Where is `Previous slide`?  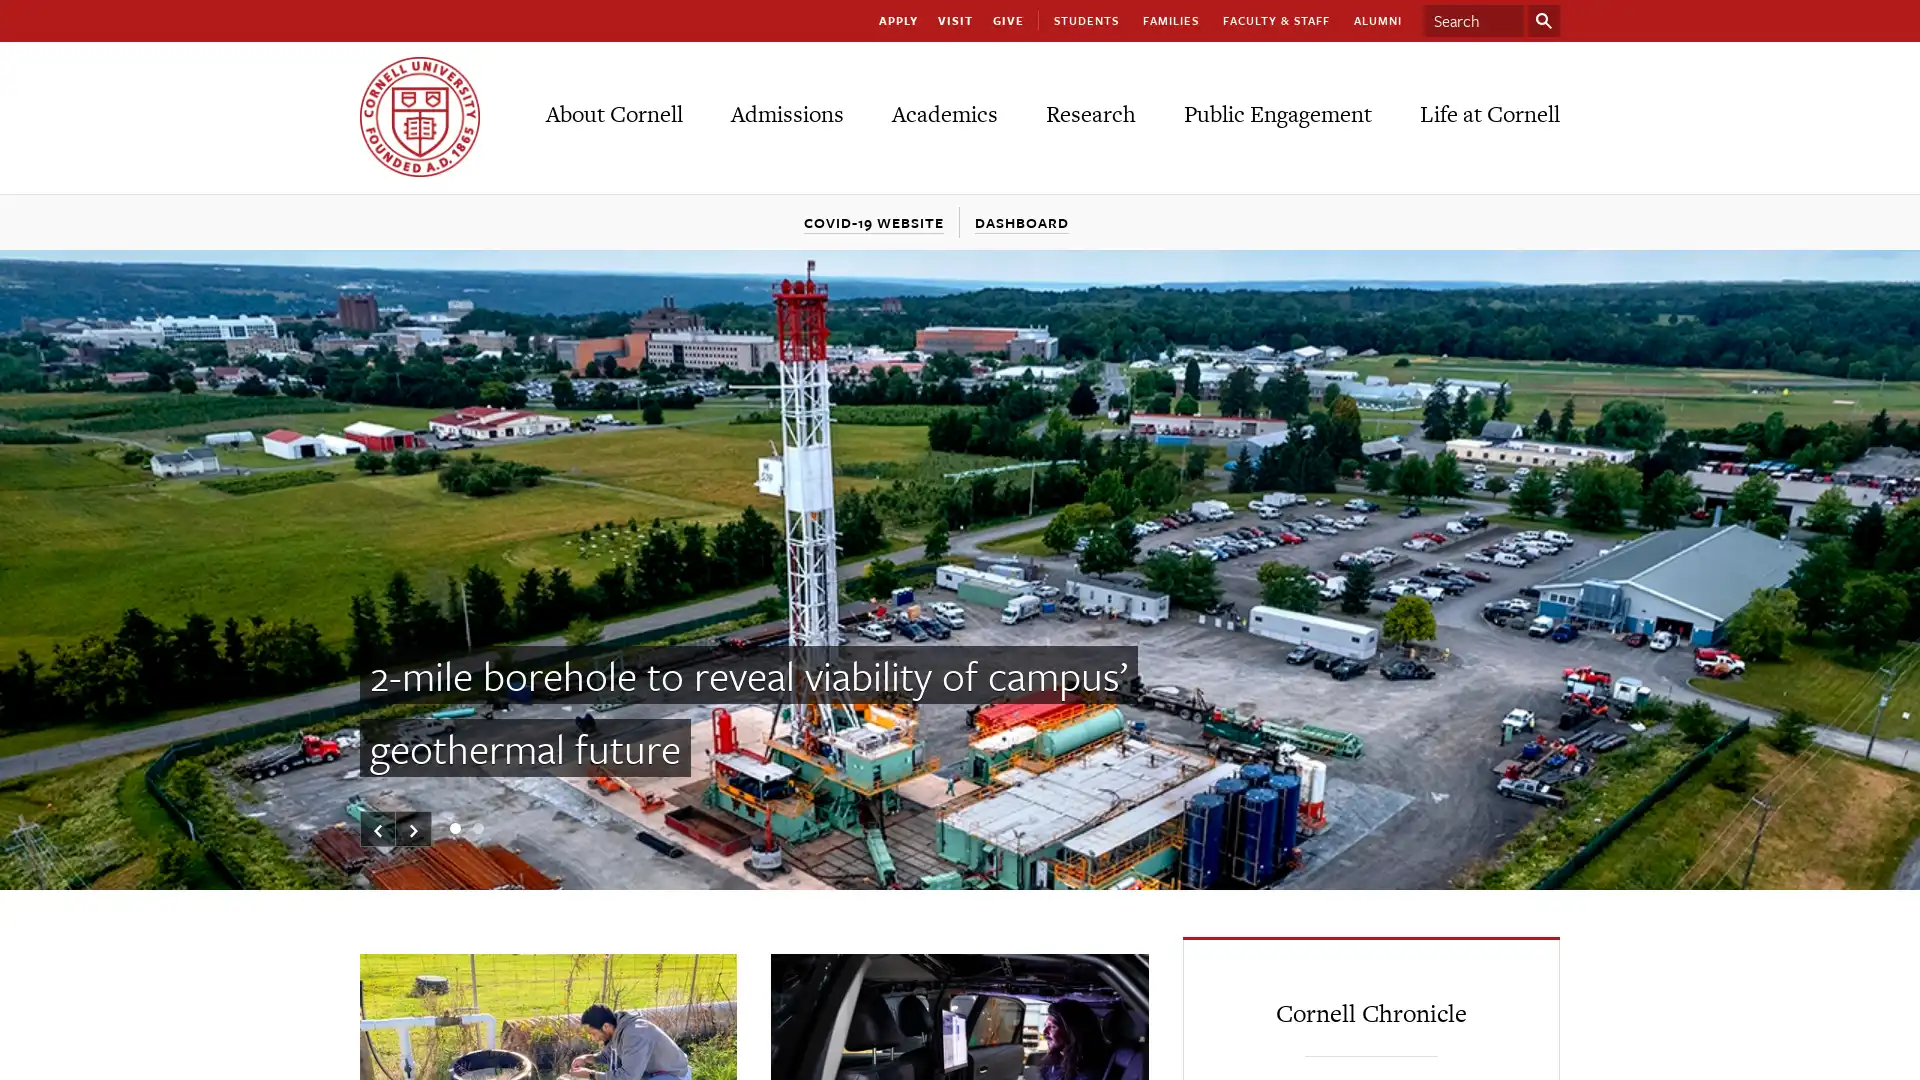
Previous slide is located at coordinates (378, 829).